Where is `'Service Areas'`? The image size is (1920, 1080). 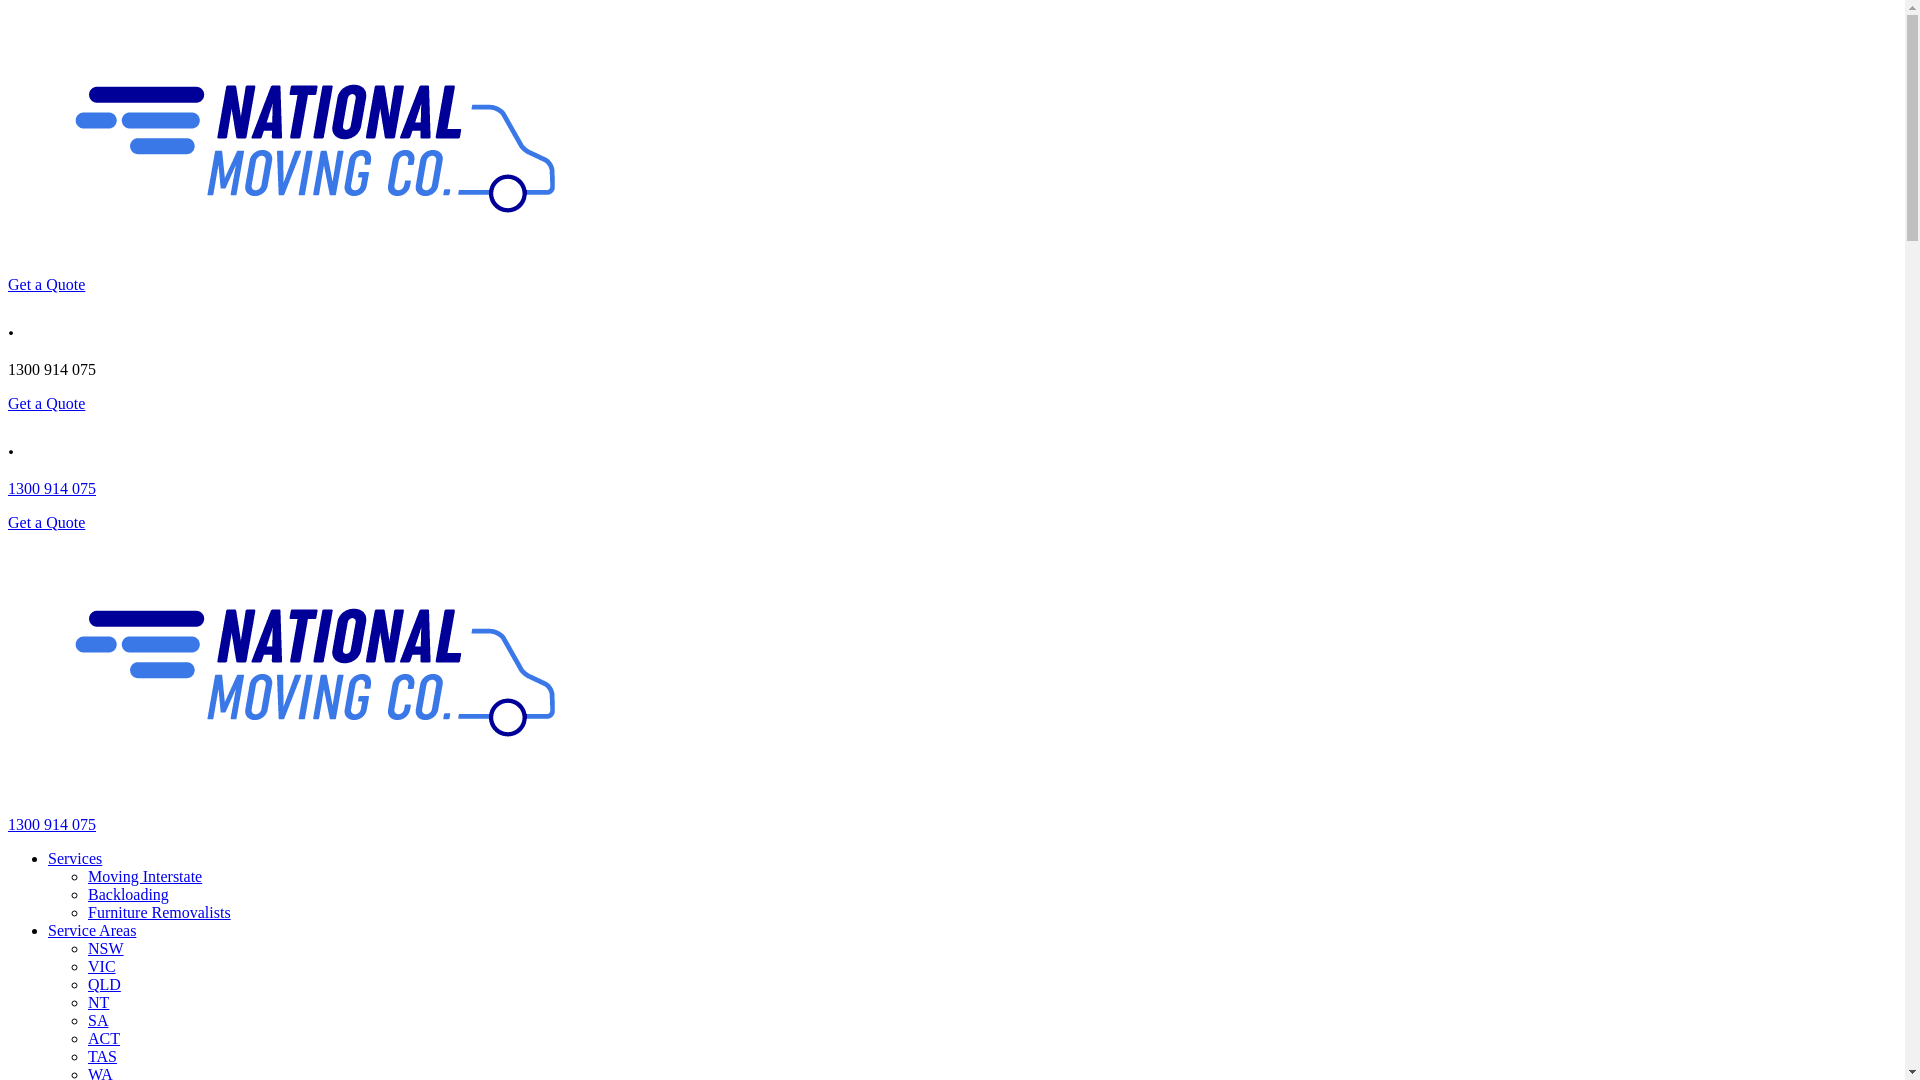
'Service Areas' is located at coordinates (90, 930).